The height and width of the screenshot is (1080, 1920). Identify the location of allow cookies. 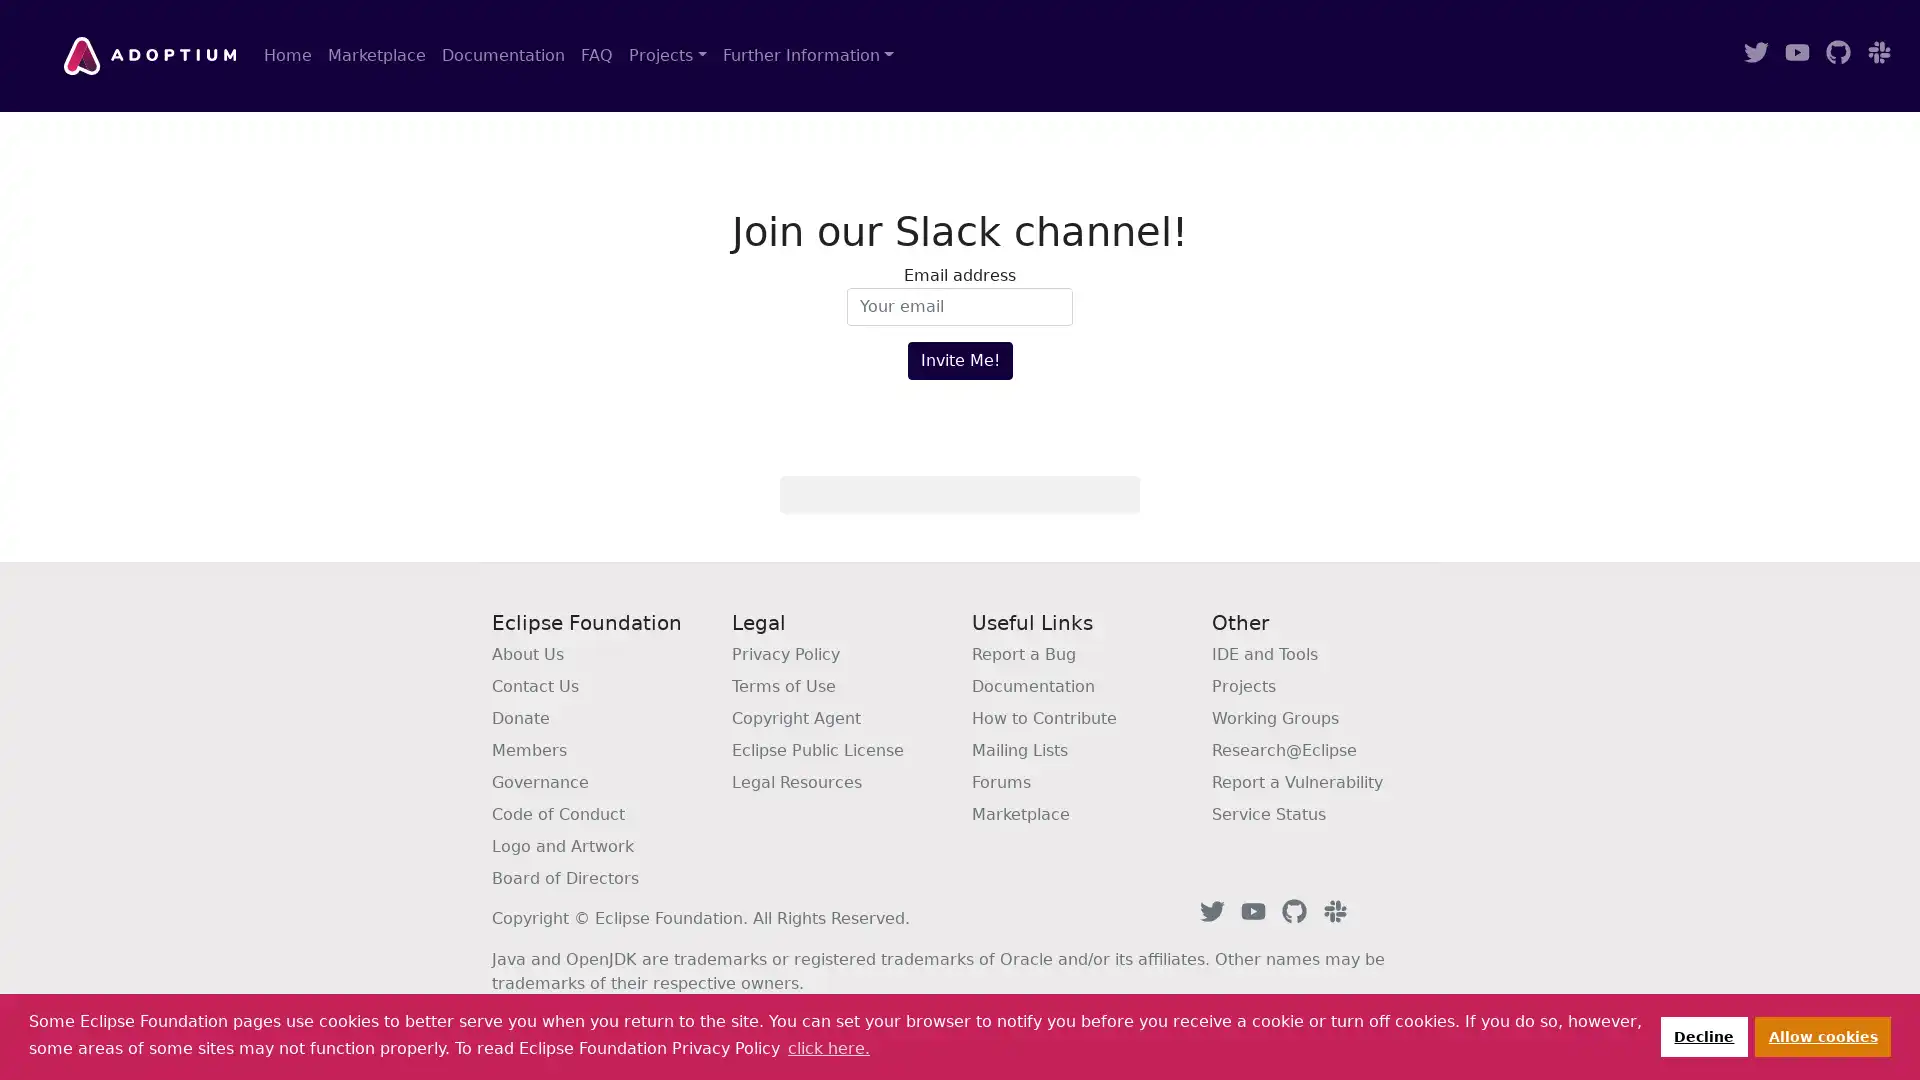
(1823, 1035).